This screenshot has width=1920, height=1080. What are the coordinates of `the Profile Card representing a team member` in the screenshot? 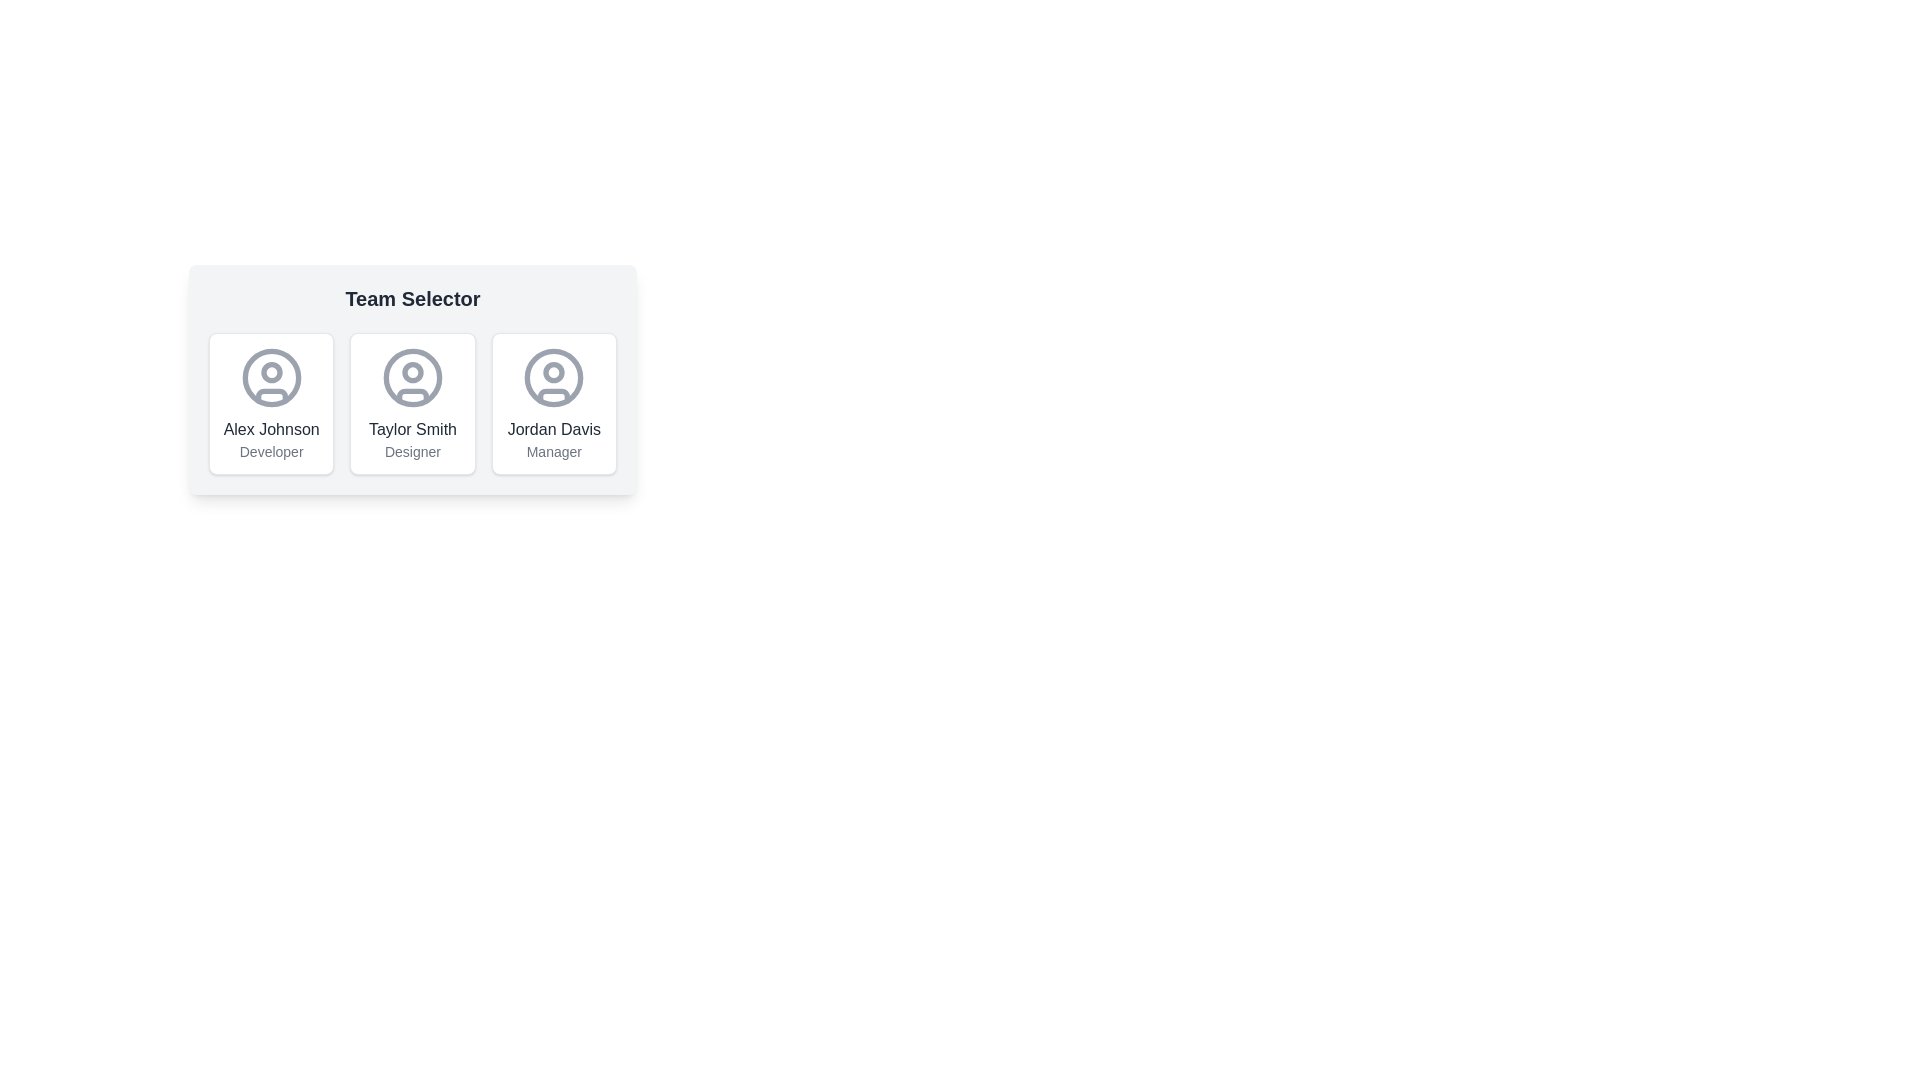 It's located at (270, 404).